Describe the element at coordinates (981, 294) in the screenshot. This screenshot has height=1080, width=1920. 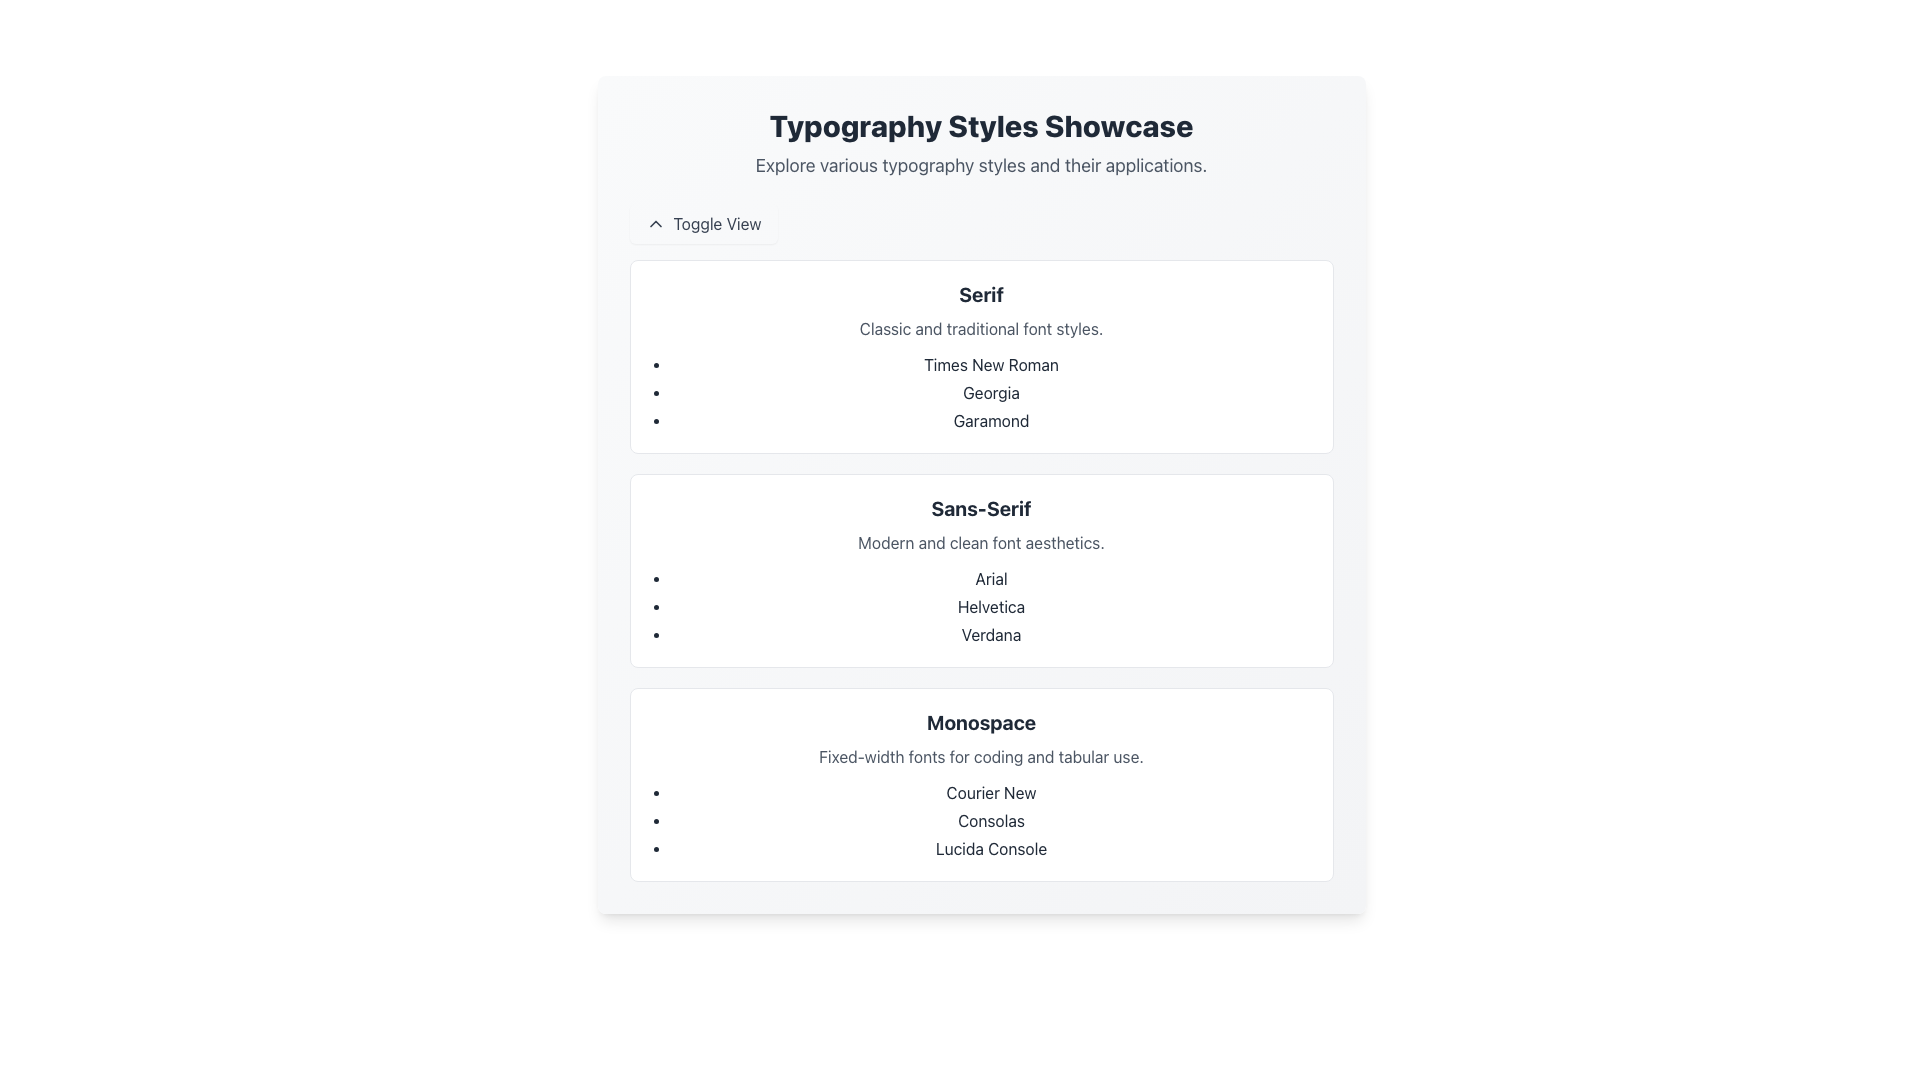
I see `the prominent heading text labeled 'Serif' which is styled in a larger font size and dark gray color` at that location.